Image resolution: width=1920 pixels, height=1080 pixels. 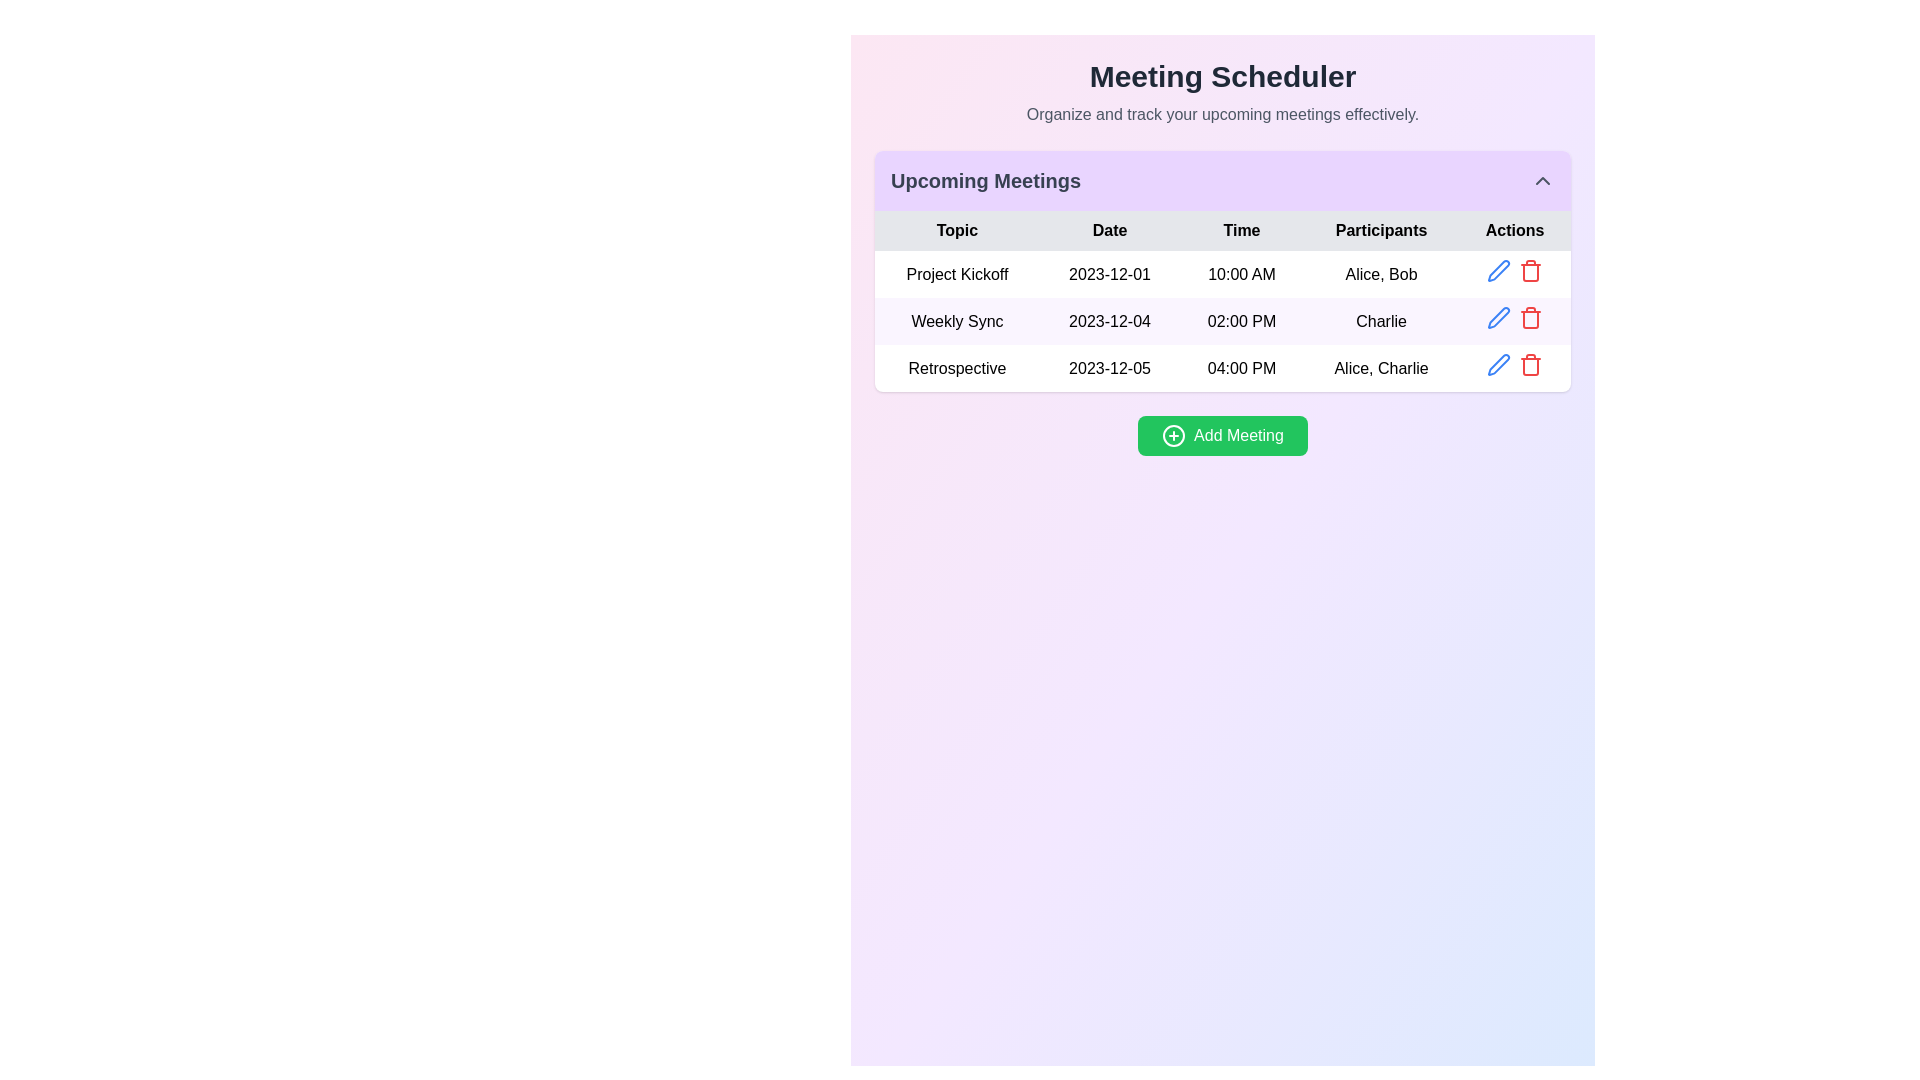 I want to click on the static text display labeled 'Charlie' located in the 'Participants' column of the second row of the table within the 'Weekly Sync' section, so click(x=1380, y=320).